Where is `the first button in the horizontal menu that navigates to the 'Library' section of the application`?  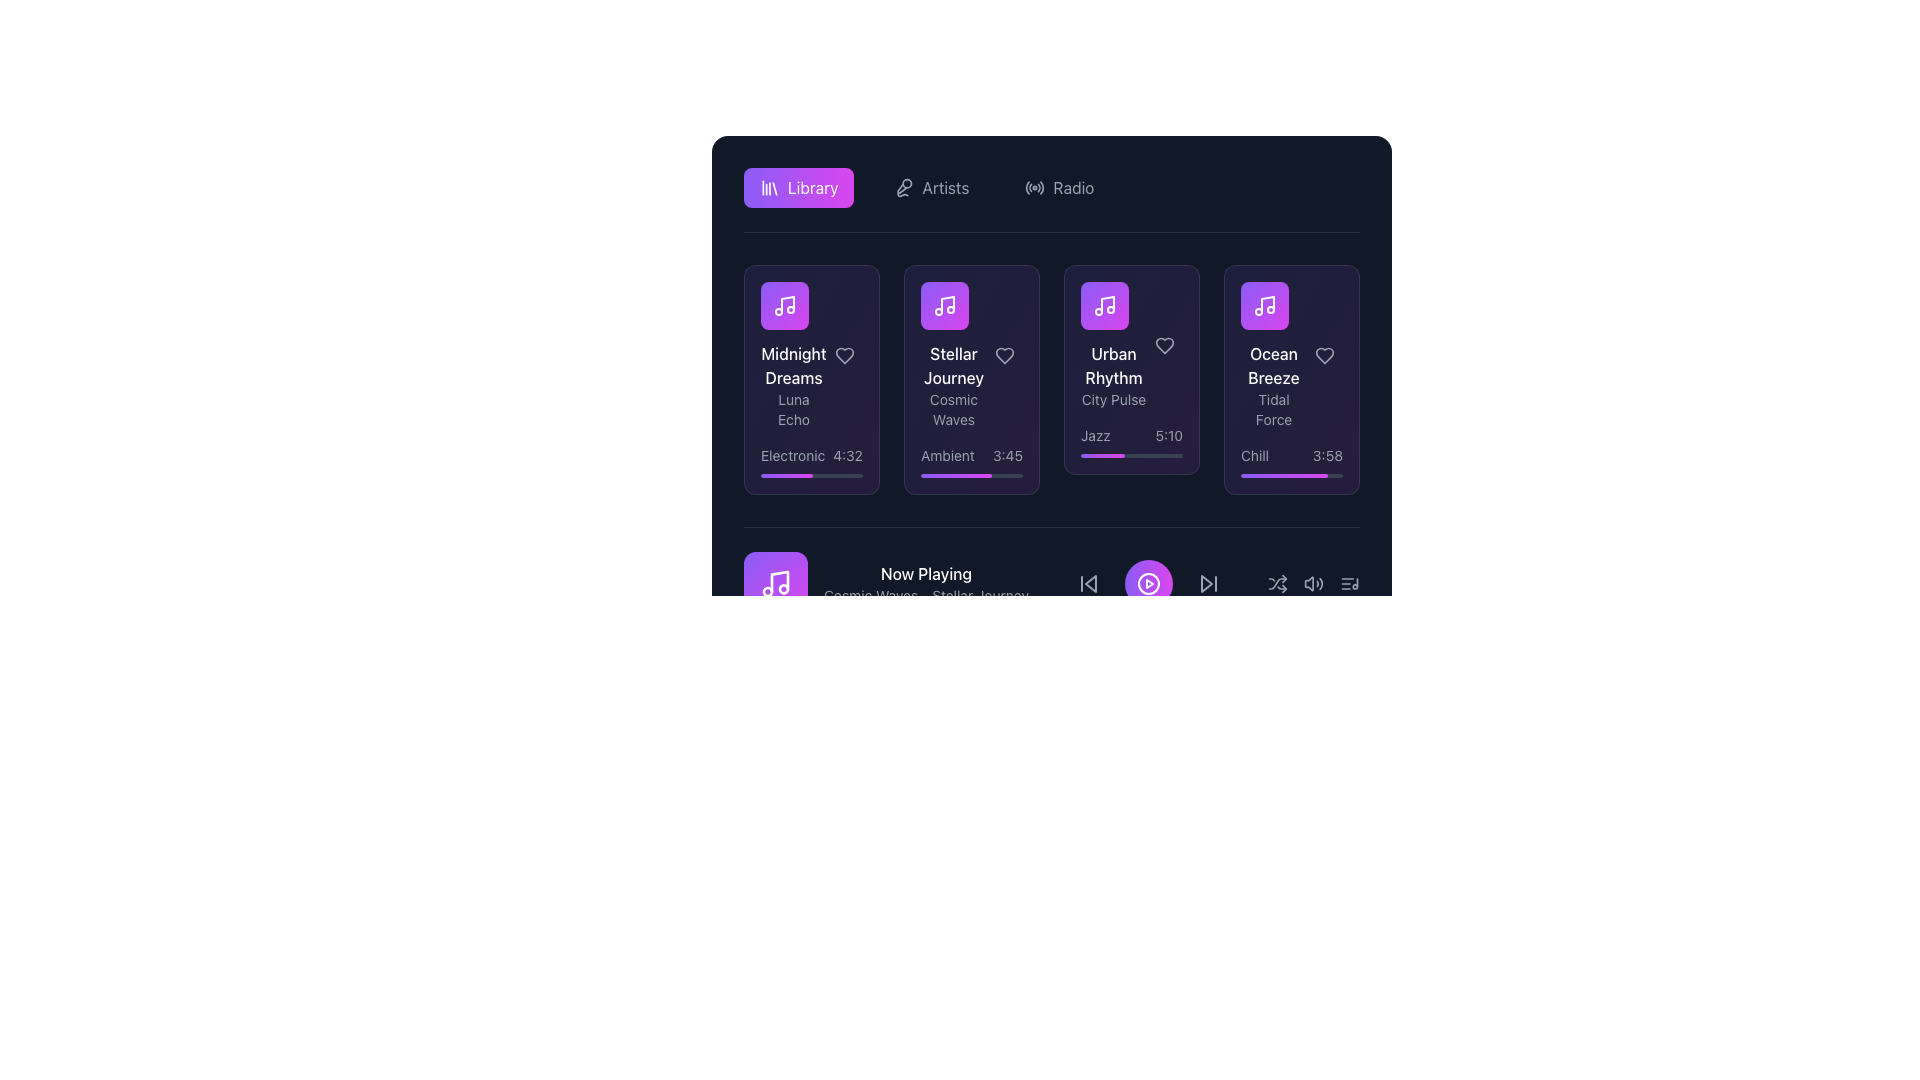 the first button in the horizontal menu that navigates to the 'Library' section of the application is located at coordinates (798, 188).